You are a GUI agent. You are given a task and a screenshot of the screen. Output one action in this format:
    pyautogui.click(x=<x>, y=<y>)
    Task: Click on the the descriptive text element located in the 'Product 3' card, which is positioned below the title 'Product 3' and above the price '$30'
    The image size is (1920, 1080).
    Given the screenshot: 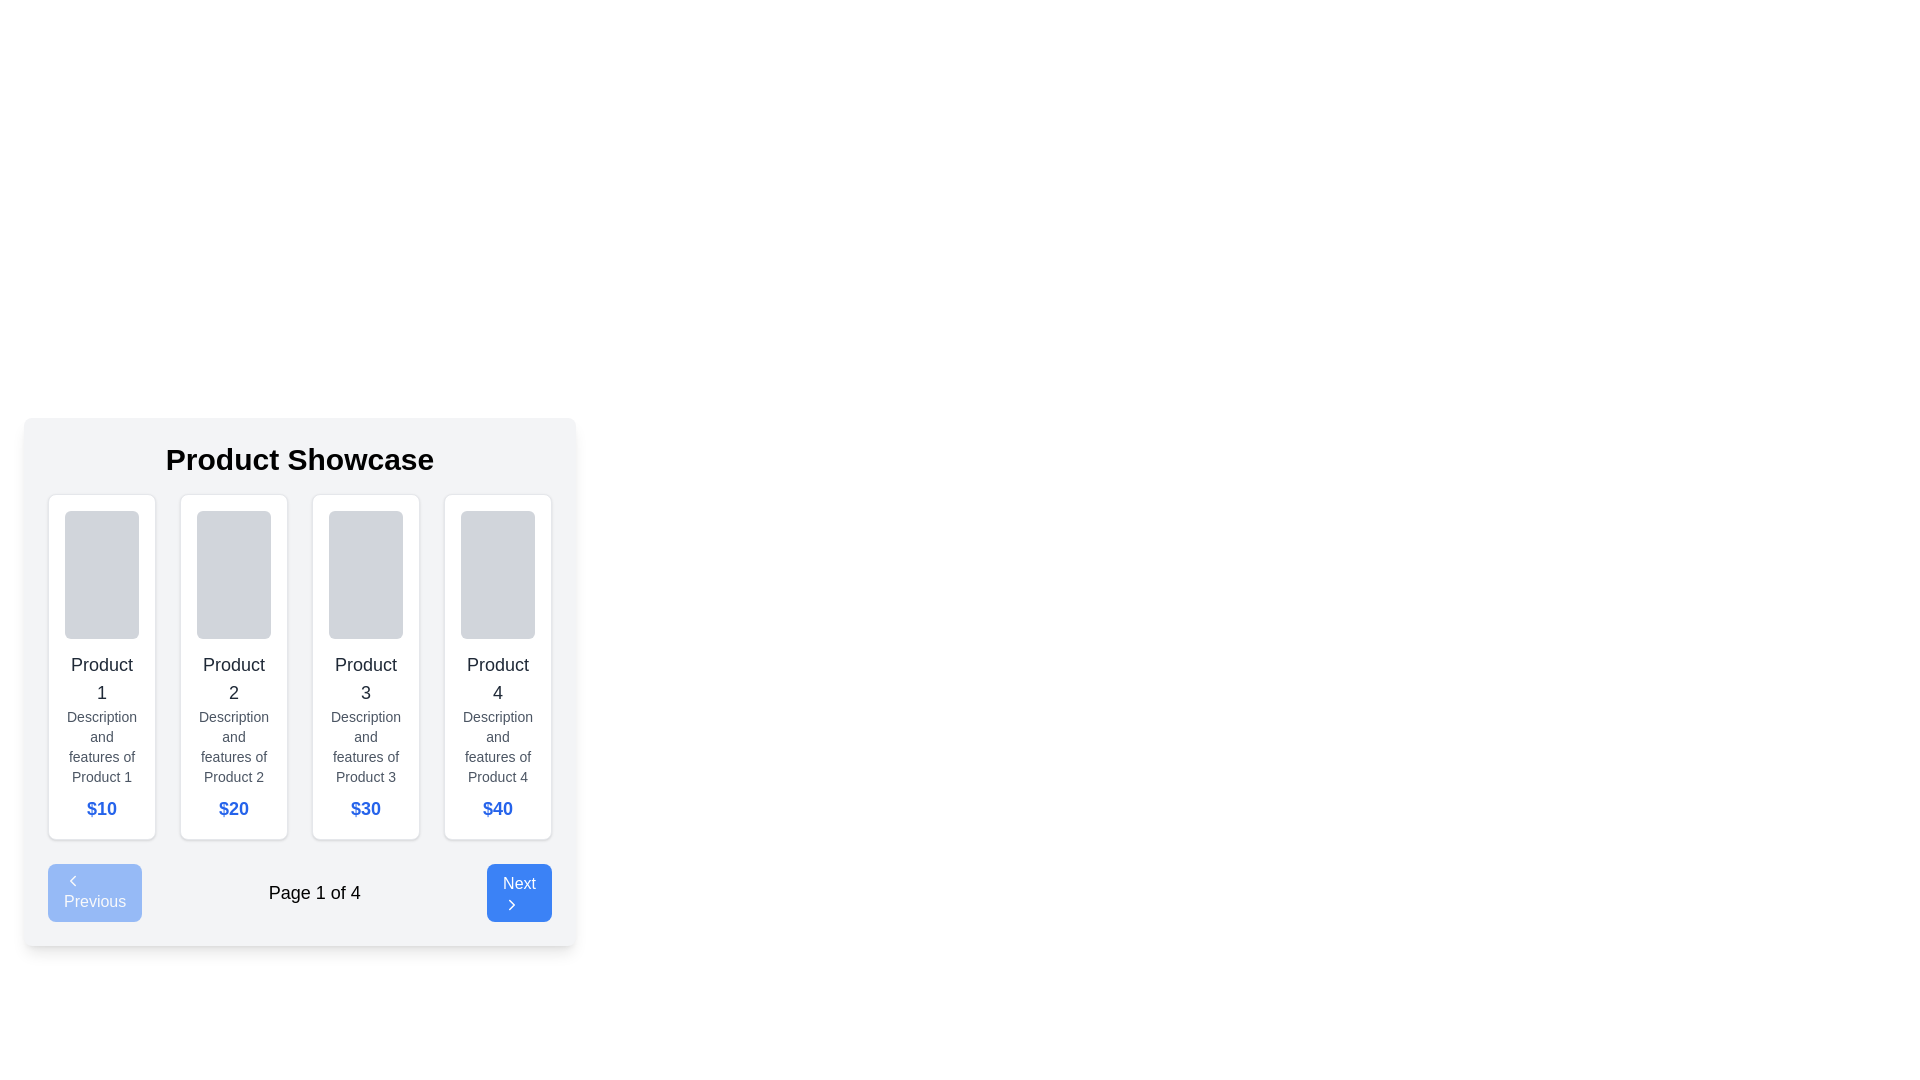 What is the action you would take?
    pyautogui.click(x=365, y=747)
    